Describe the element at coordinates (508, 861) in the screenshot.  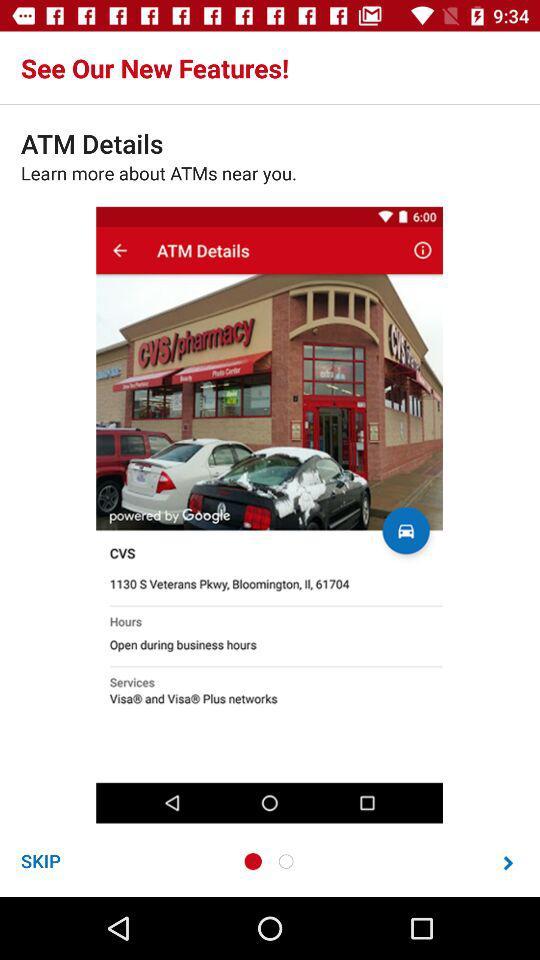
I see `next page` at that location.